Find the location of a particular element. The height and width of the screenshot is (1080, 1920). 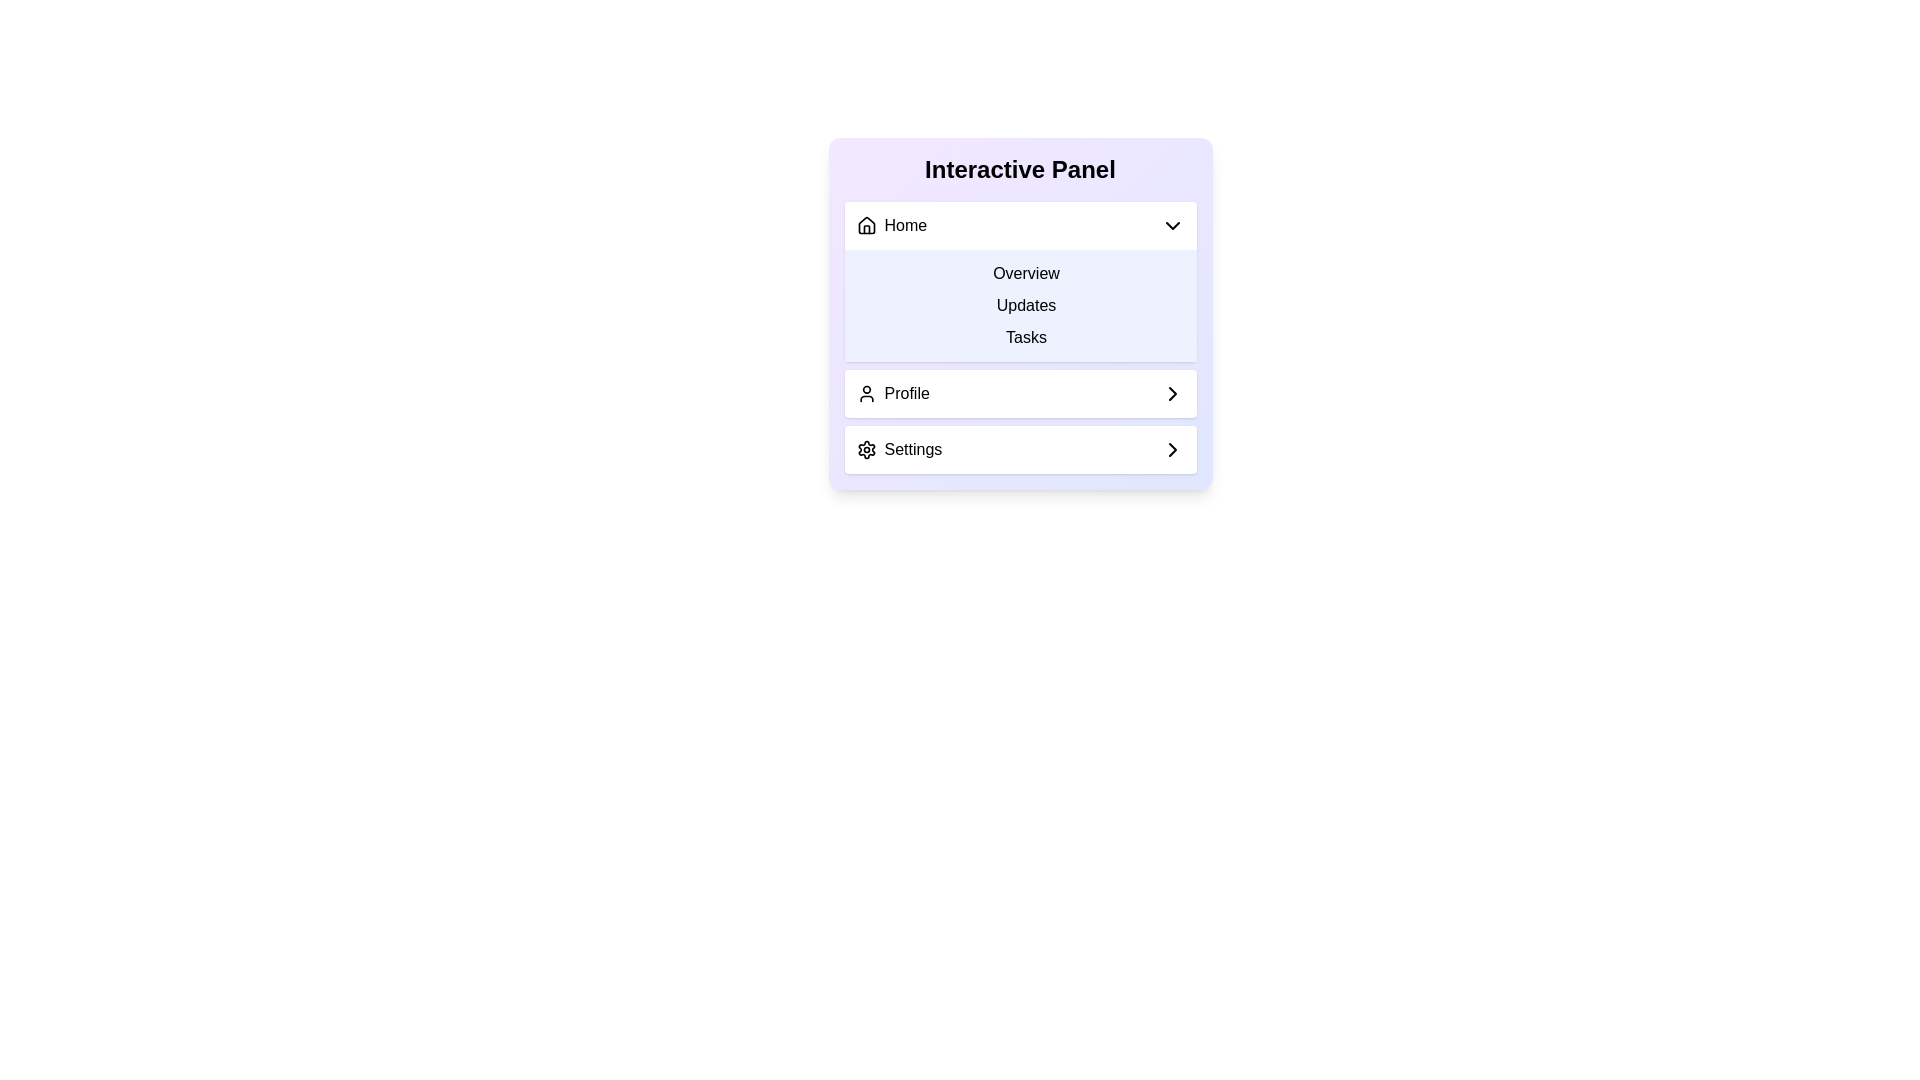

the 'Home' icon located at the top-left corner of the collapsible menu for navigation purposes is located at coordinates (866, 225).